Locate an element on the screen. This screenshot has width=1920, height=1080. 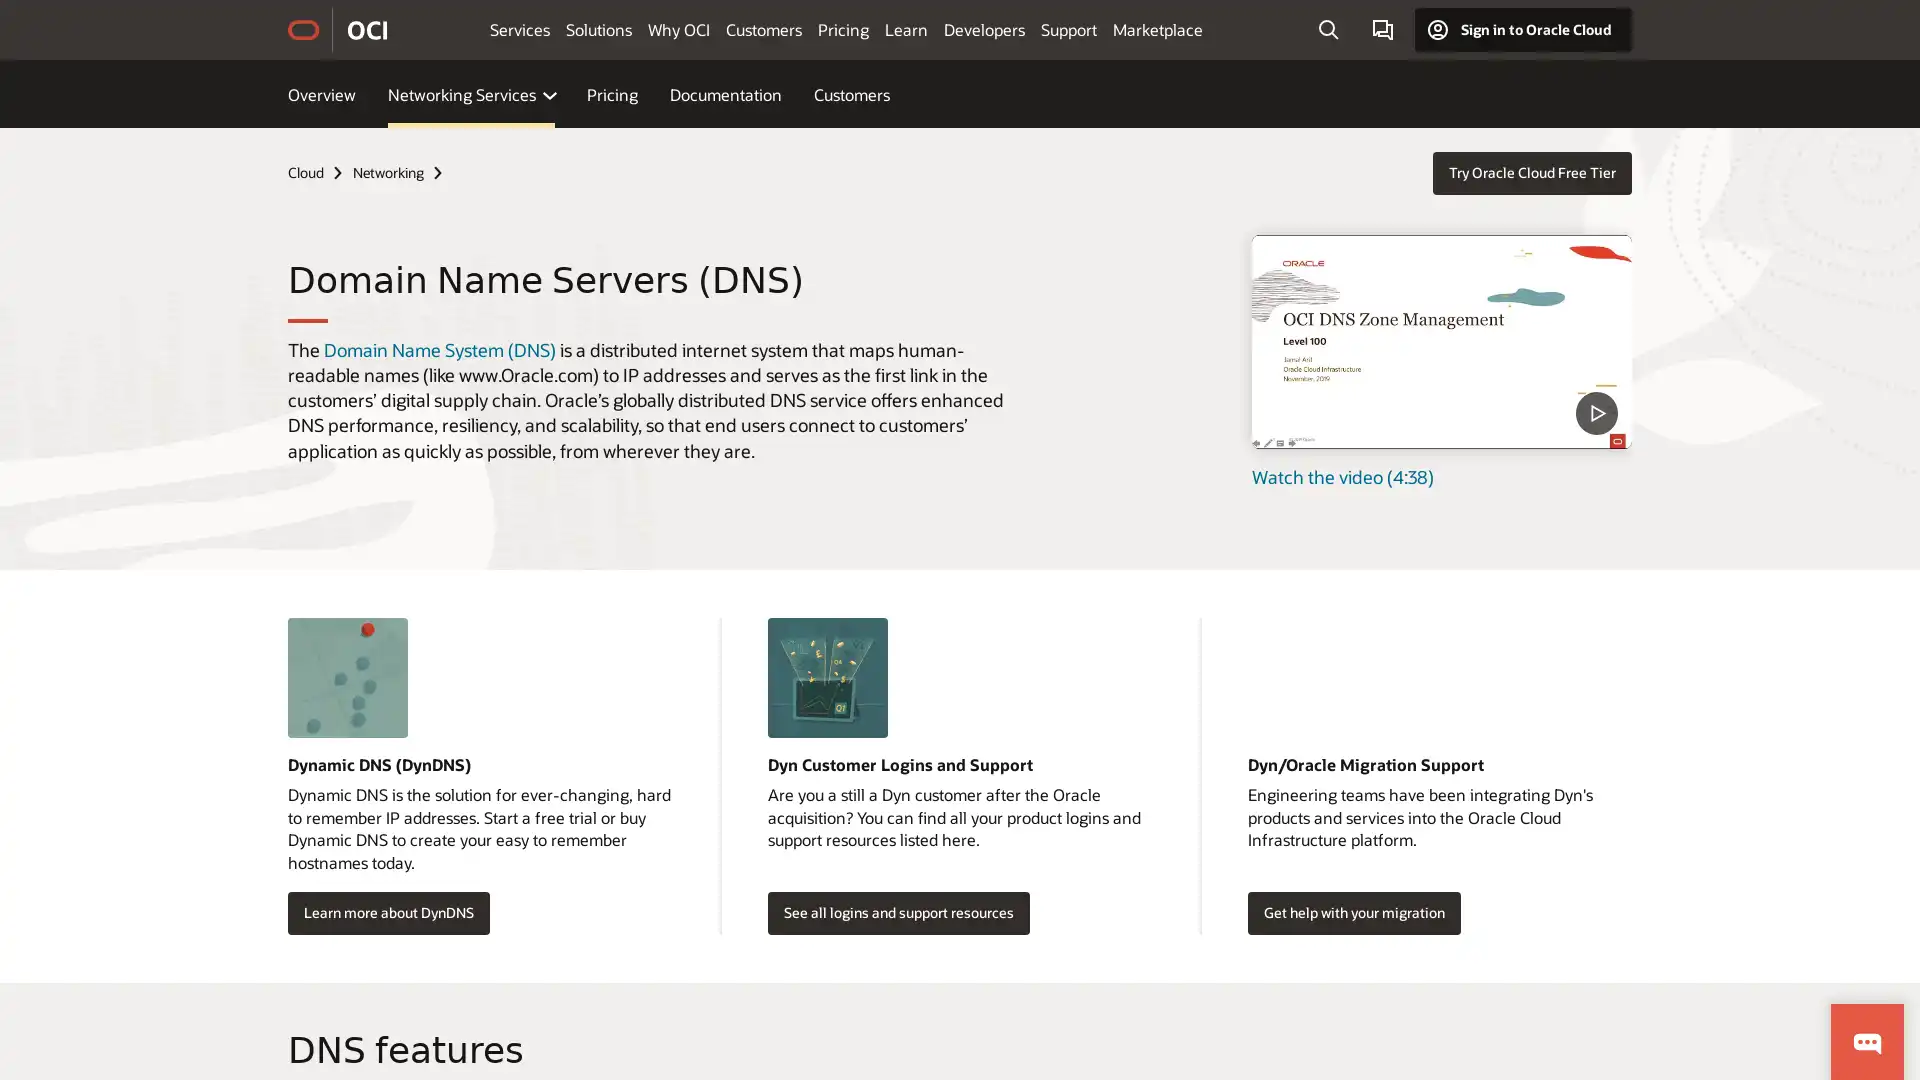
Learn is located at coordinates (905, 29).